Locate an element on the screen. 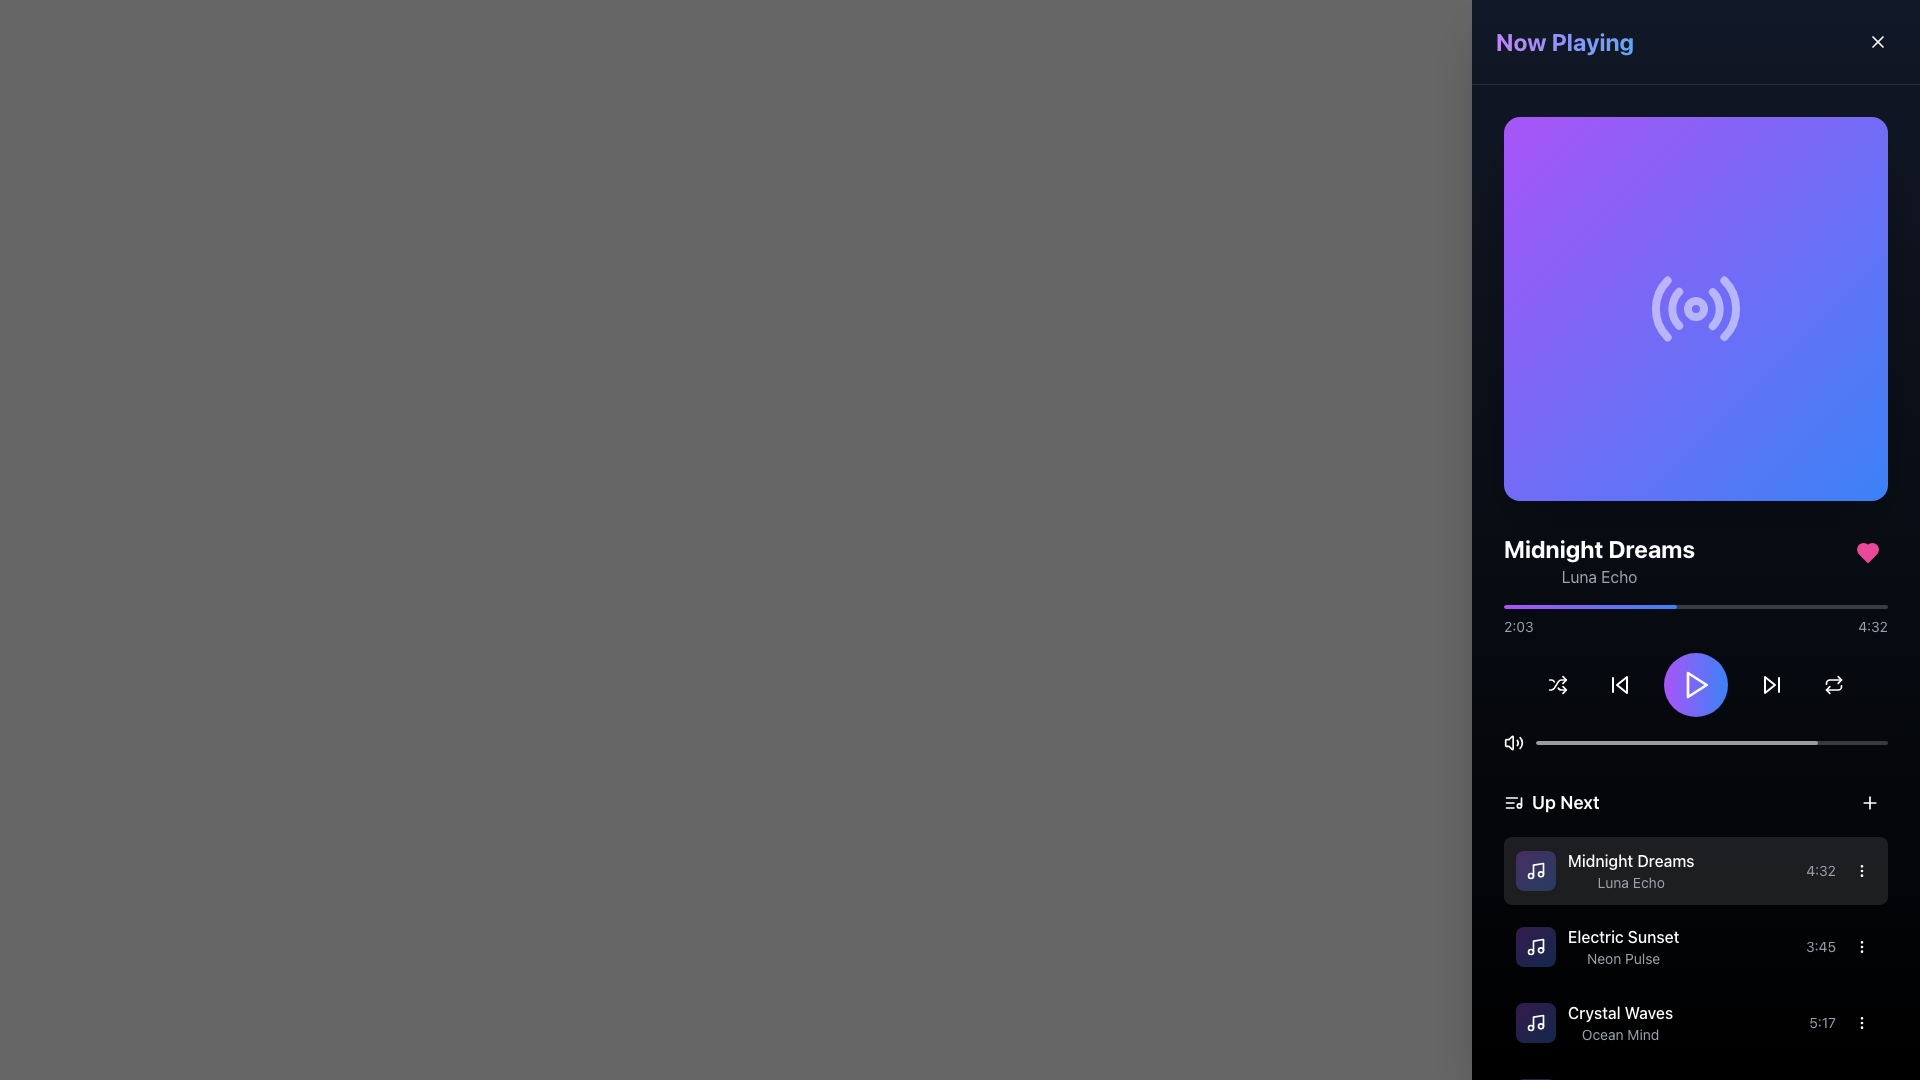 The height and width of the screenshot is (1080, 1920). the close button located in the top-right corner of the interface, next to the title 'Now Playing' is located at coordinates (1876, 42).